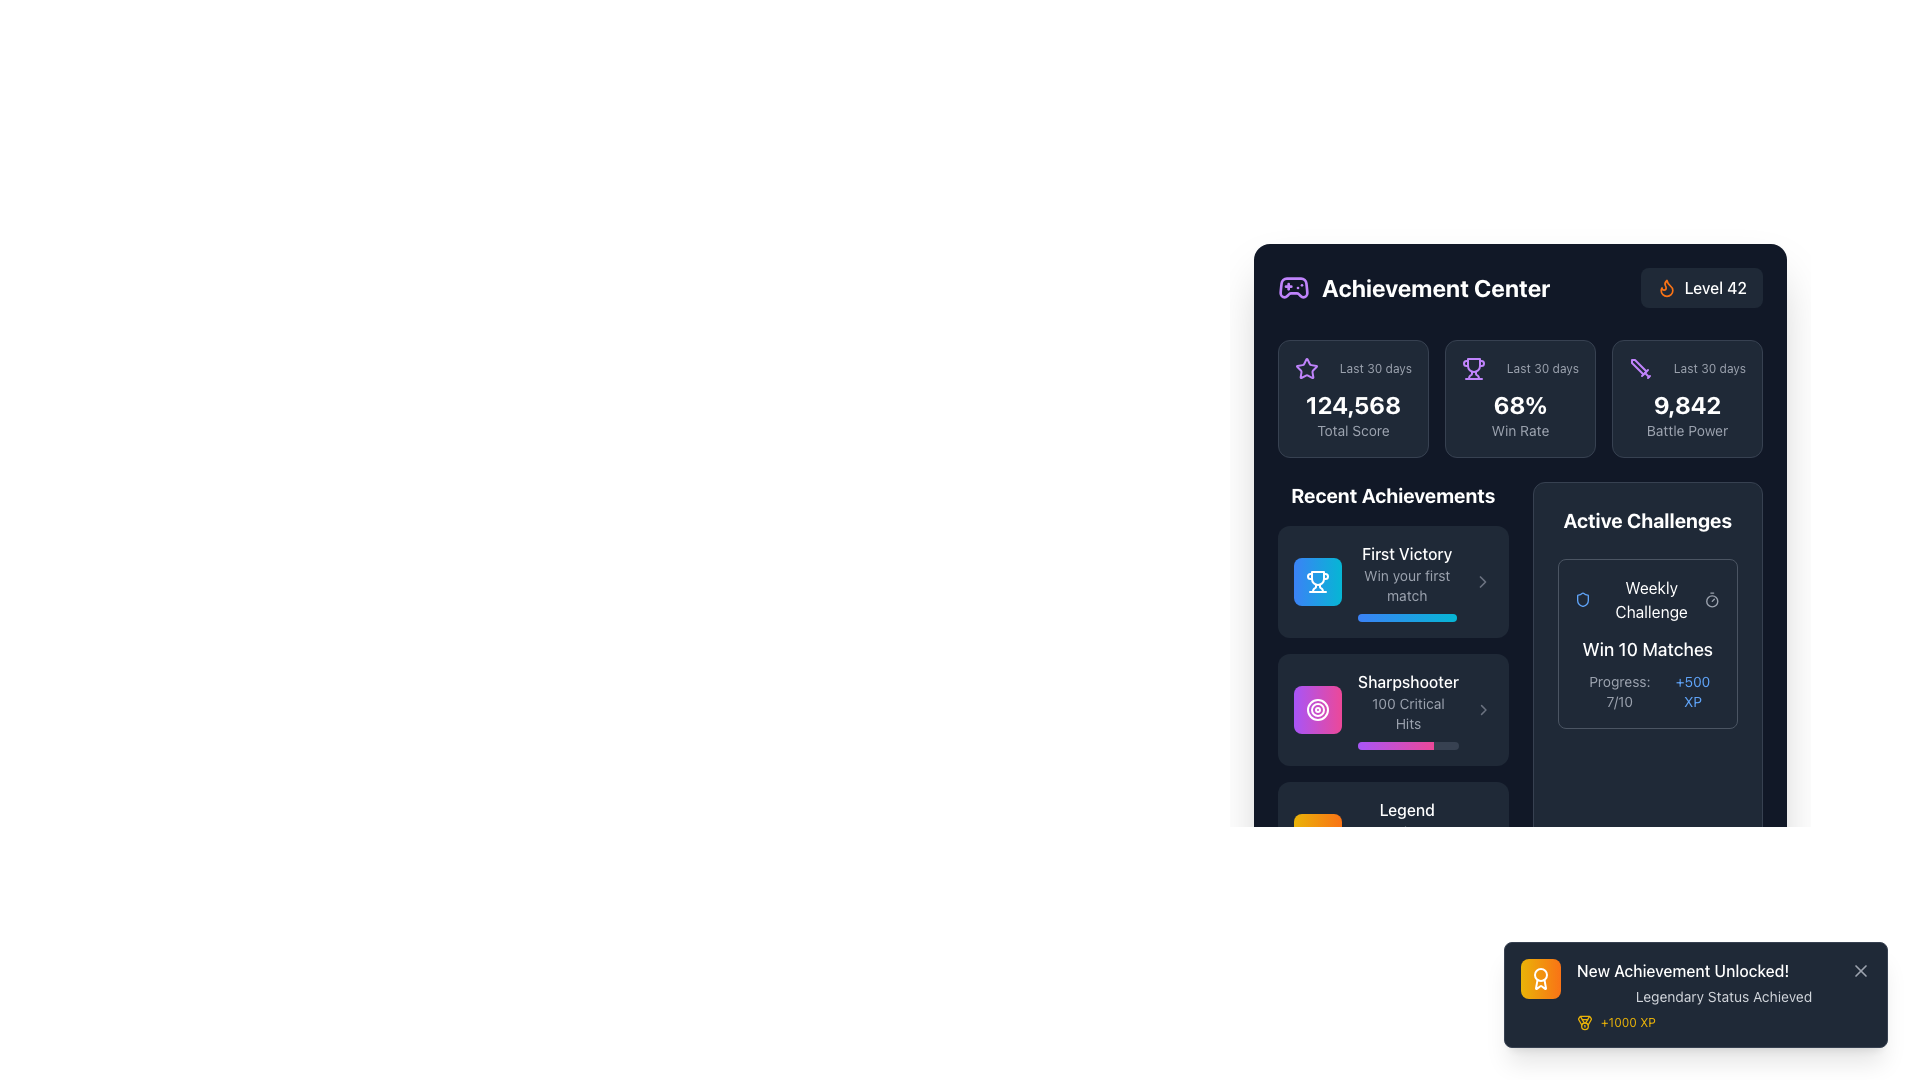 The image size is (1920, 1080). Describe the element at coordinates (1318, 837) in the screenshot. I see `the SVG Icon representing a rank or achievement located at the bottom center of the 'Recent Achievements' list beneath the 'Legend' section` at that location.